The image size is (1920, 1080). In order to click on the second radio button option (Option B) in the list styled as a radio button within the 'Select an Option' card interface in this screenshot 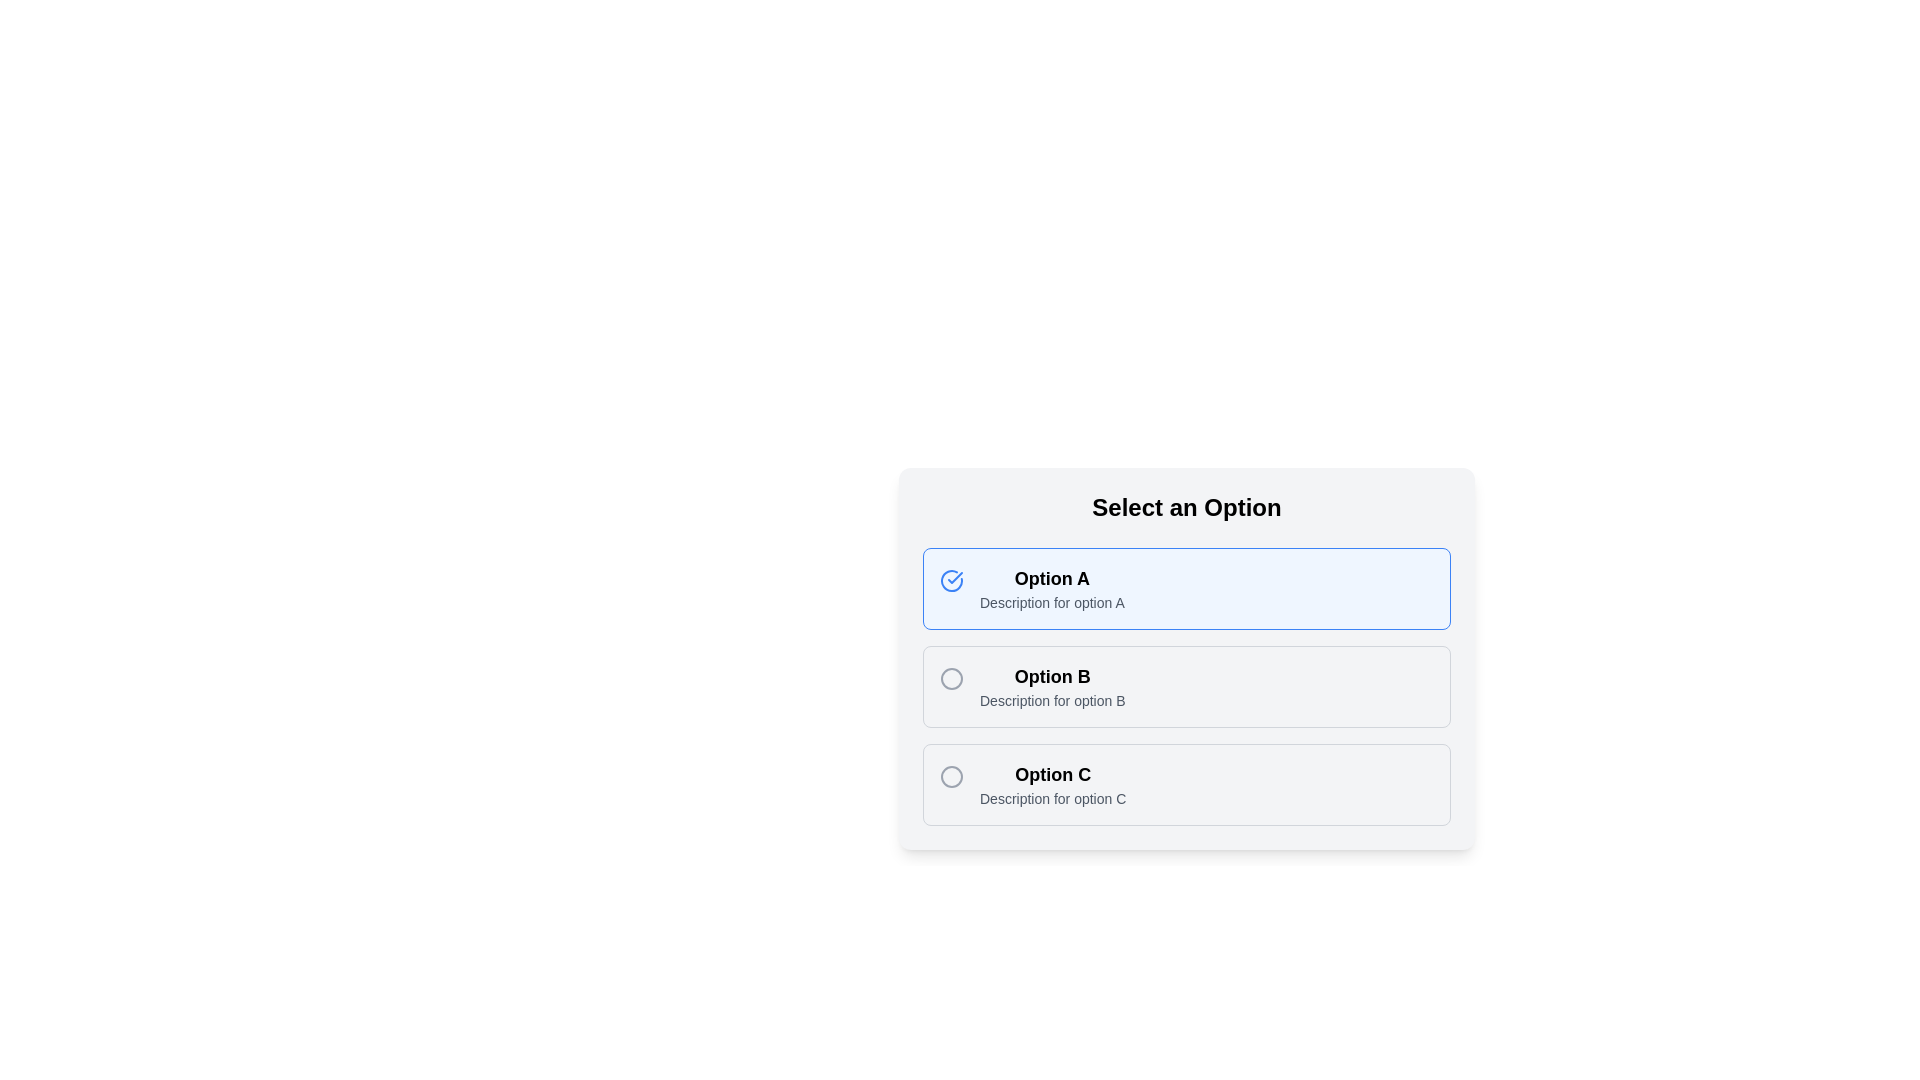, I will do `click(1186, 685)`.